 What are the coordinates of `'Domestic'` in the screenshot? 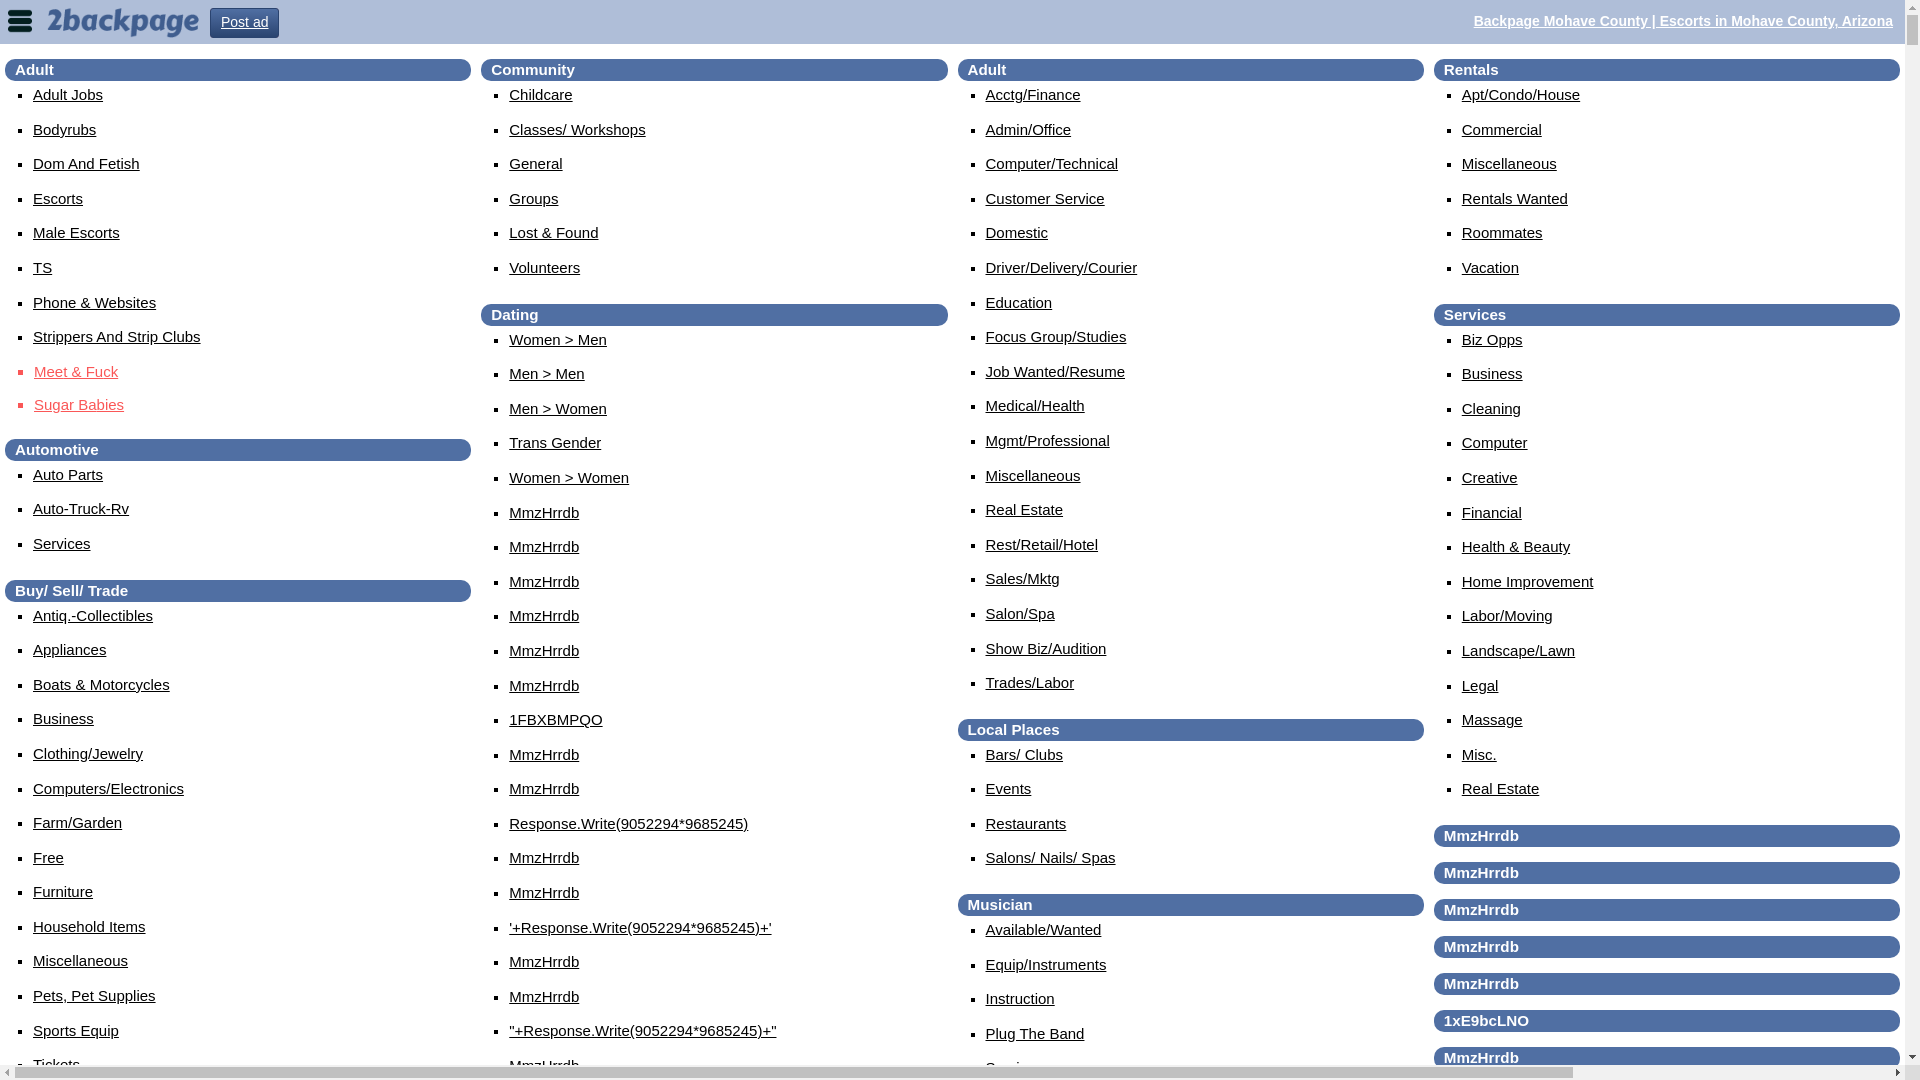 It's located at (1017, 231).